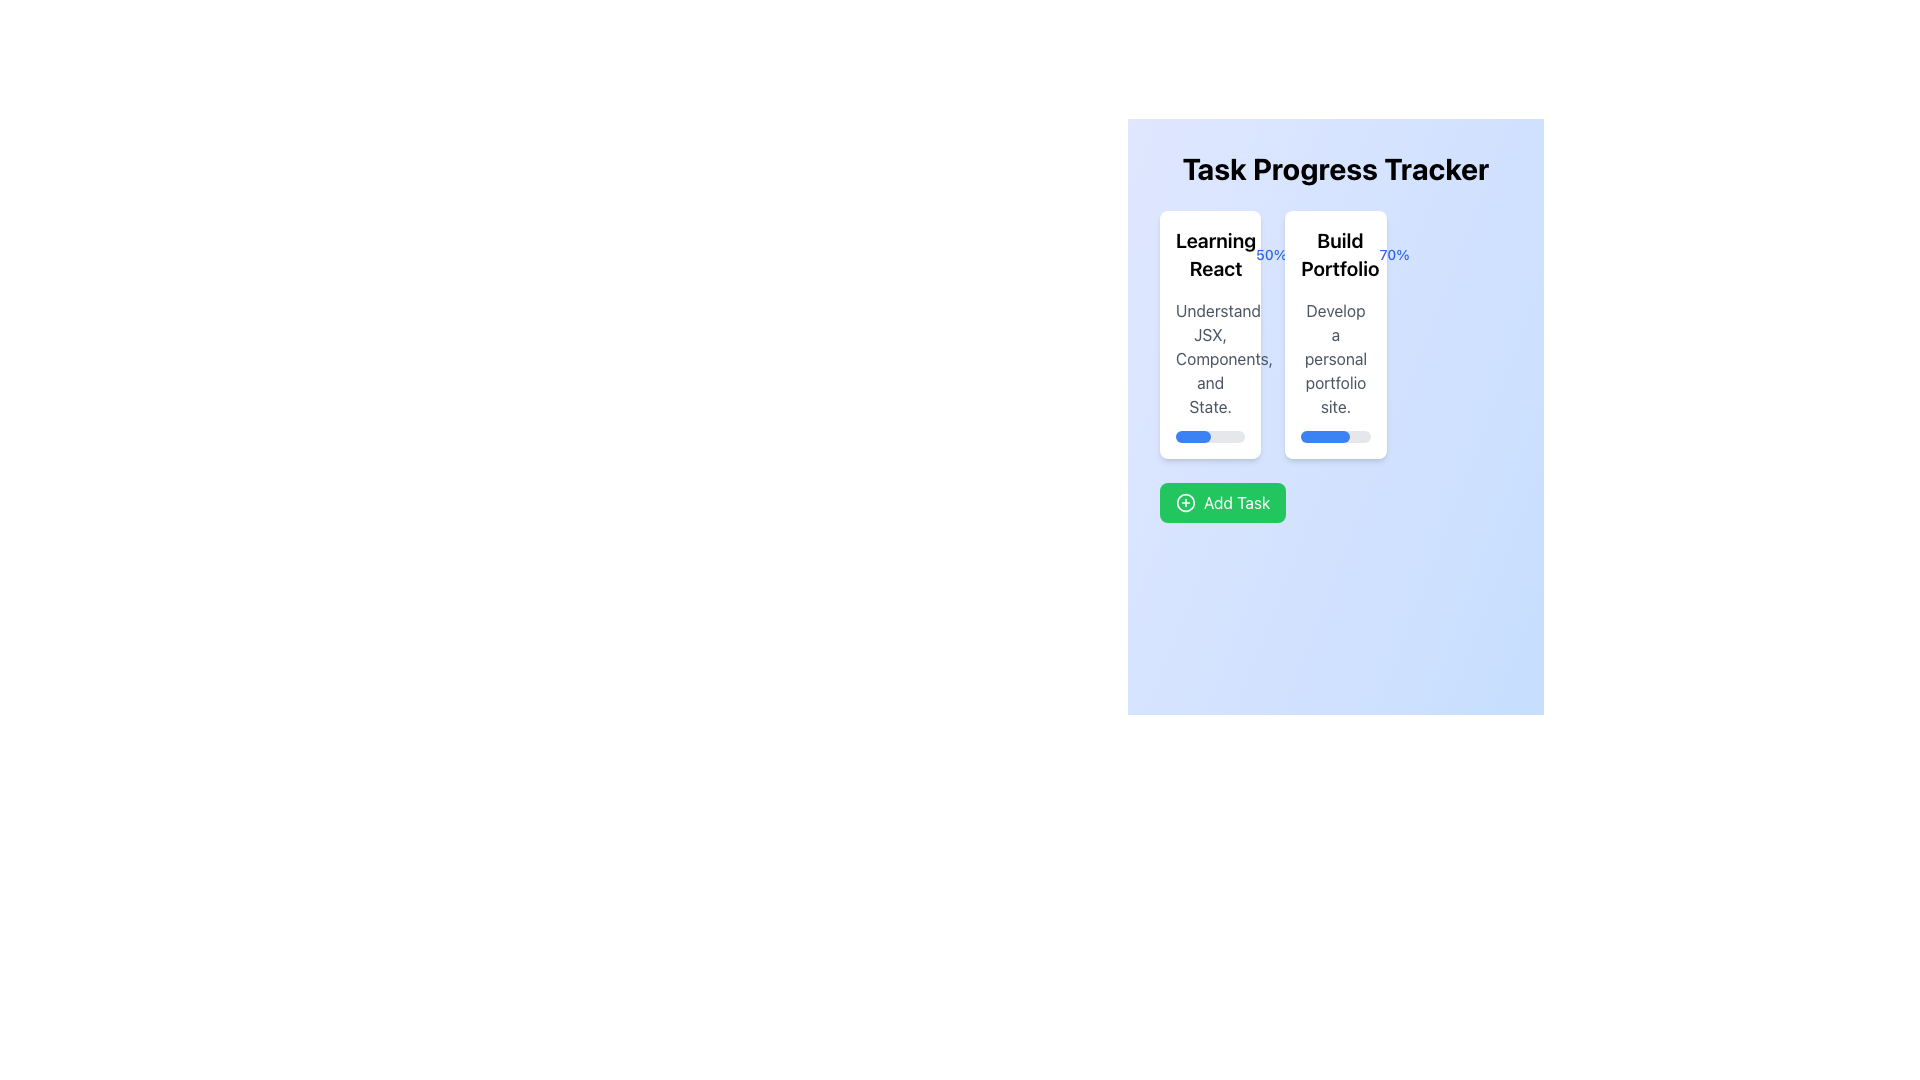  I want to click on the label text displaying 'Understand JSX, Components, and State.' which is located within the second task card under the title 'Learning React', so click(1209, 357).